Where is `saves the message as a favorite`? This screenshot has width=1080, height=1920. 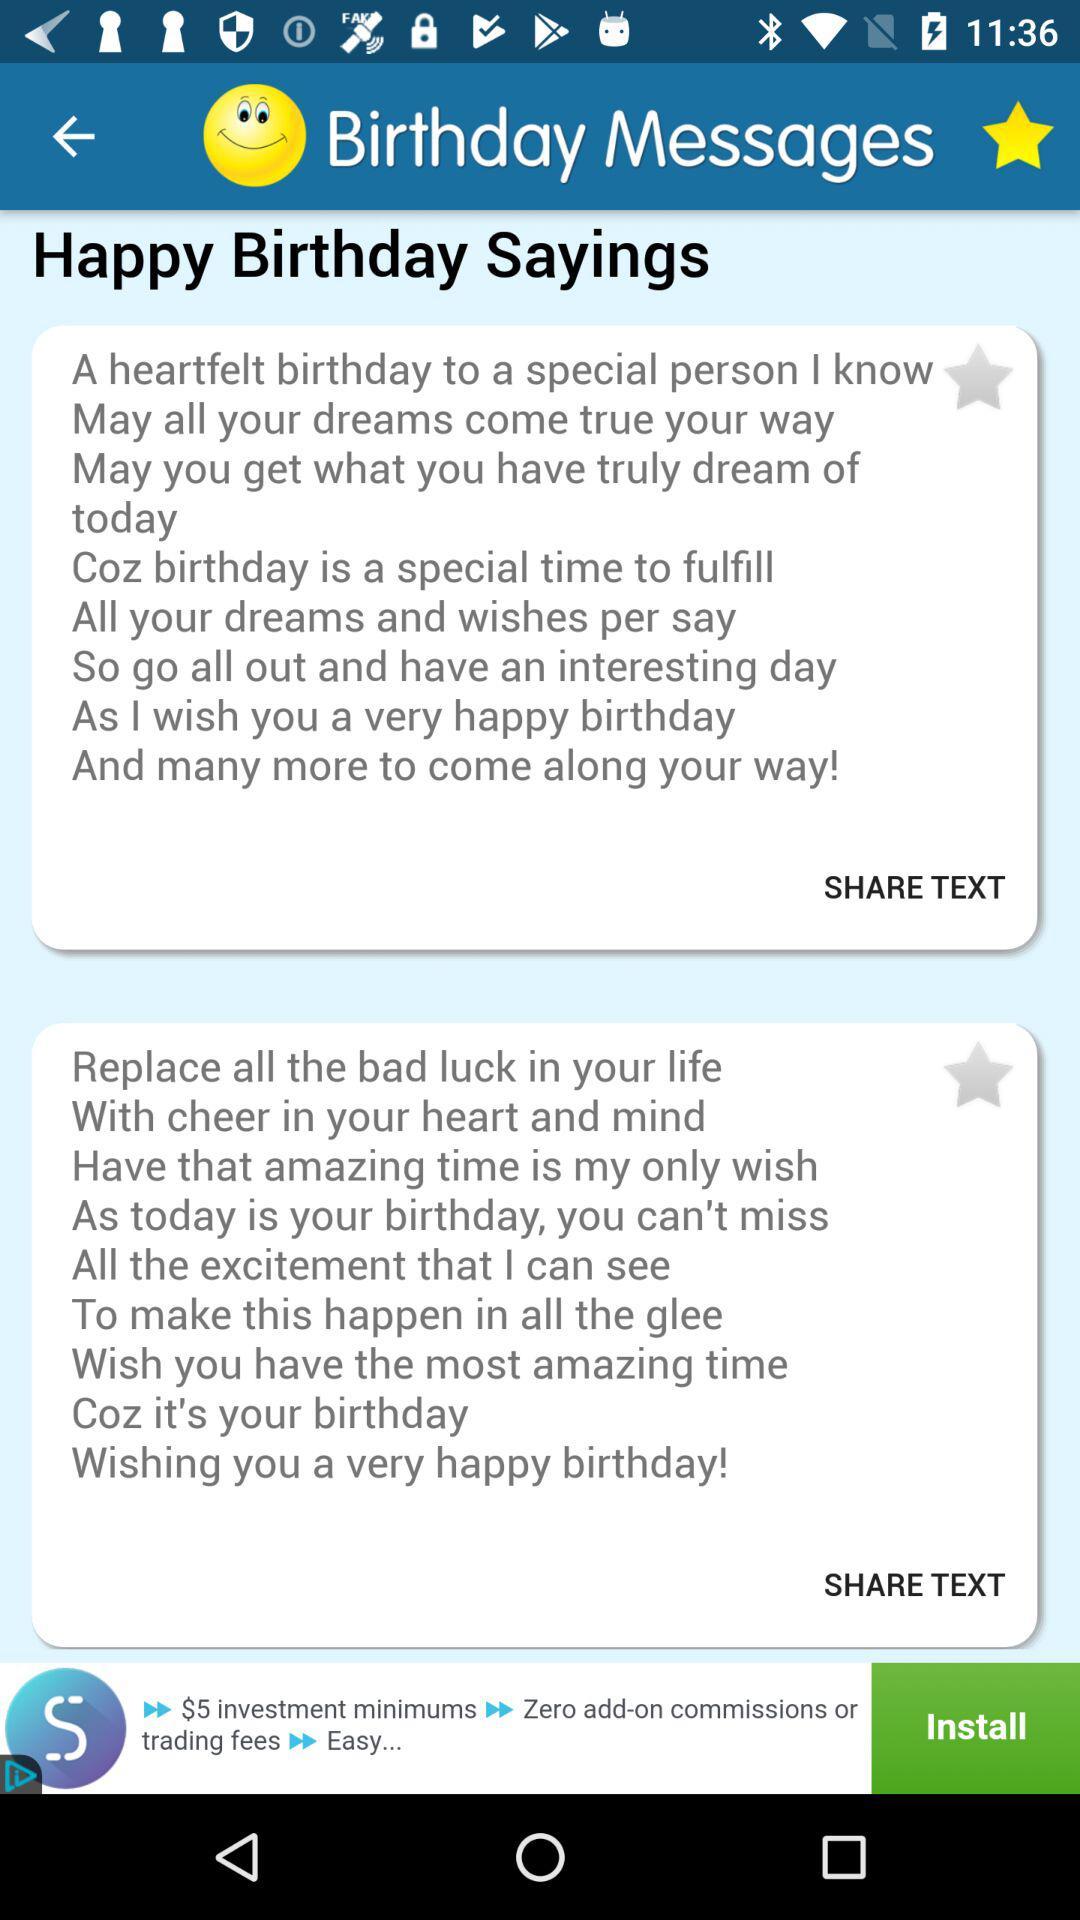 saves the message as a favorite is located at coordinates (975, 378).